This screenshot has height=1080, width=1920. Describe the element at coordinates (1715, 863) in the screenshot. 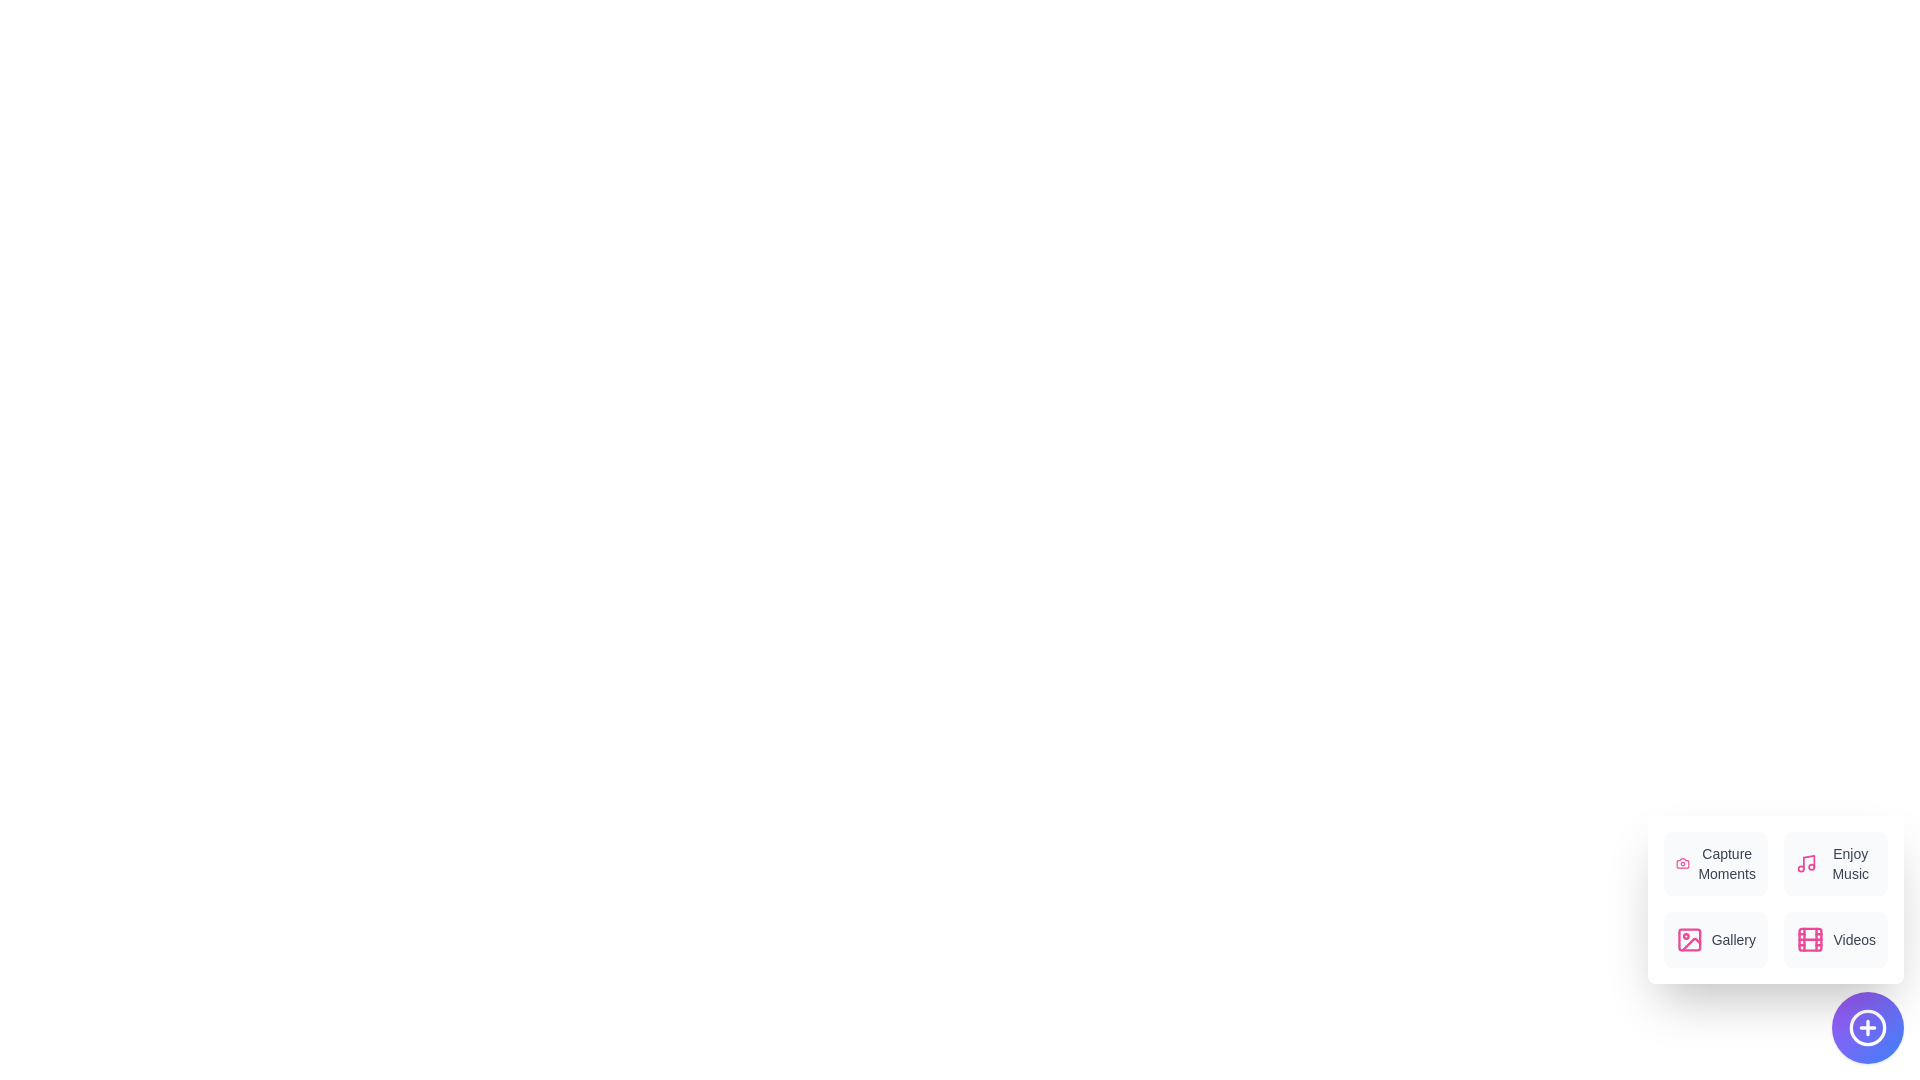

I see `the Capture Moments from the speed dial menu` at that location.